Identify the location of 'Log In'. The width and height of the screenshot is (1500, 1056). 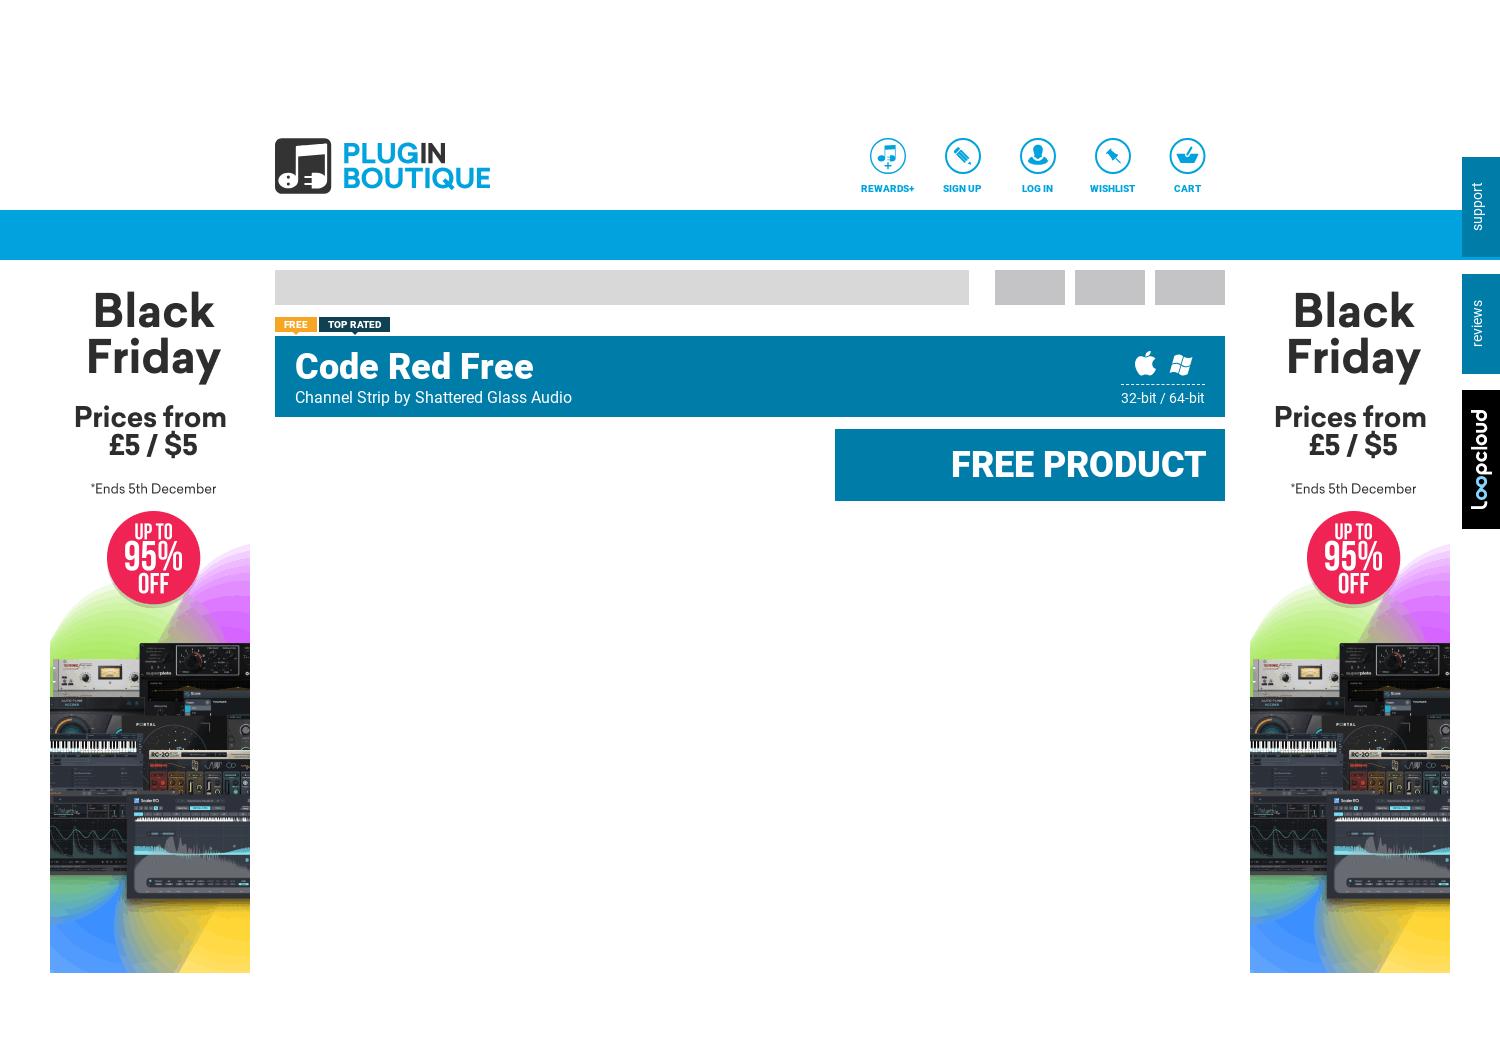
(1037, 188).